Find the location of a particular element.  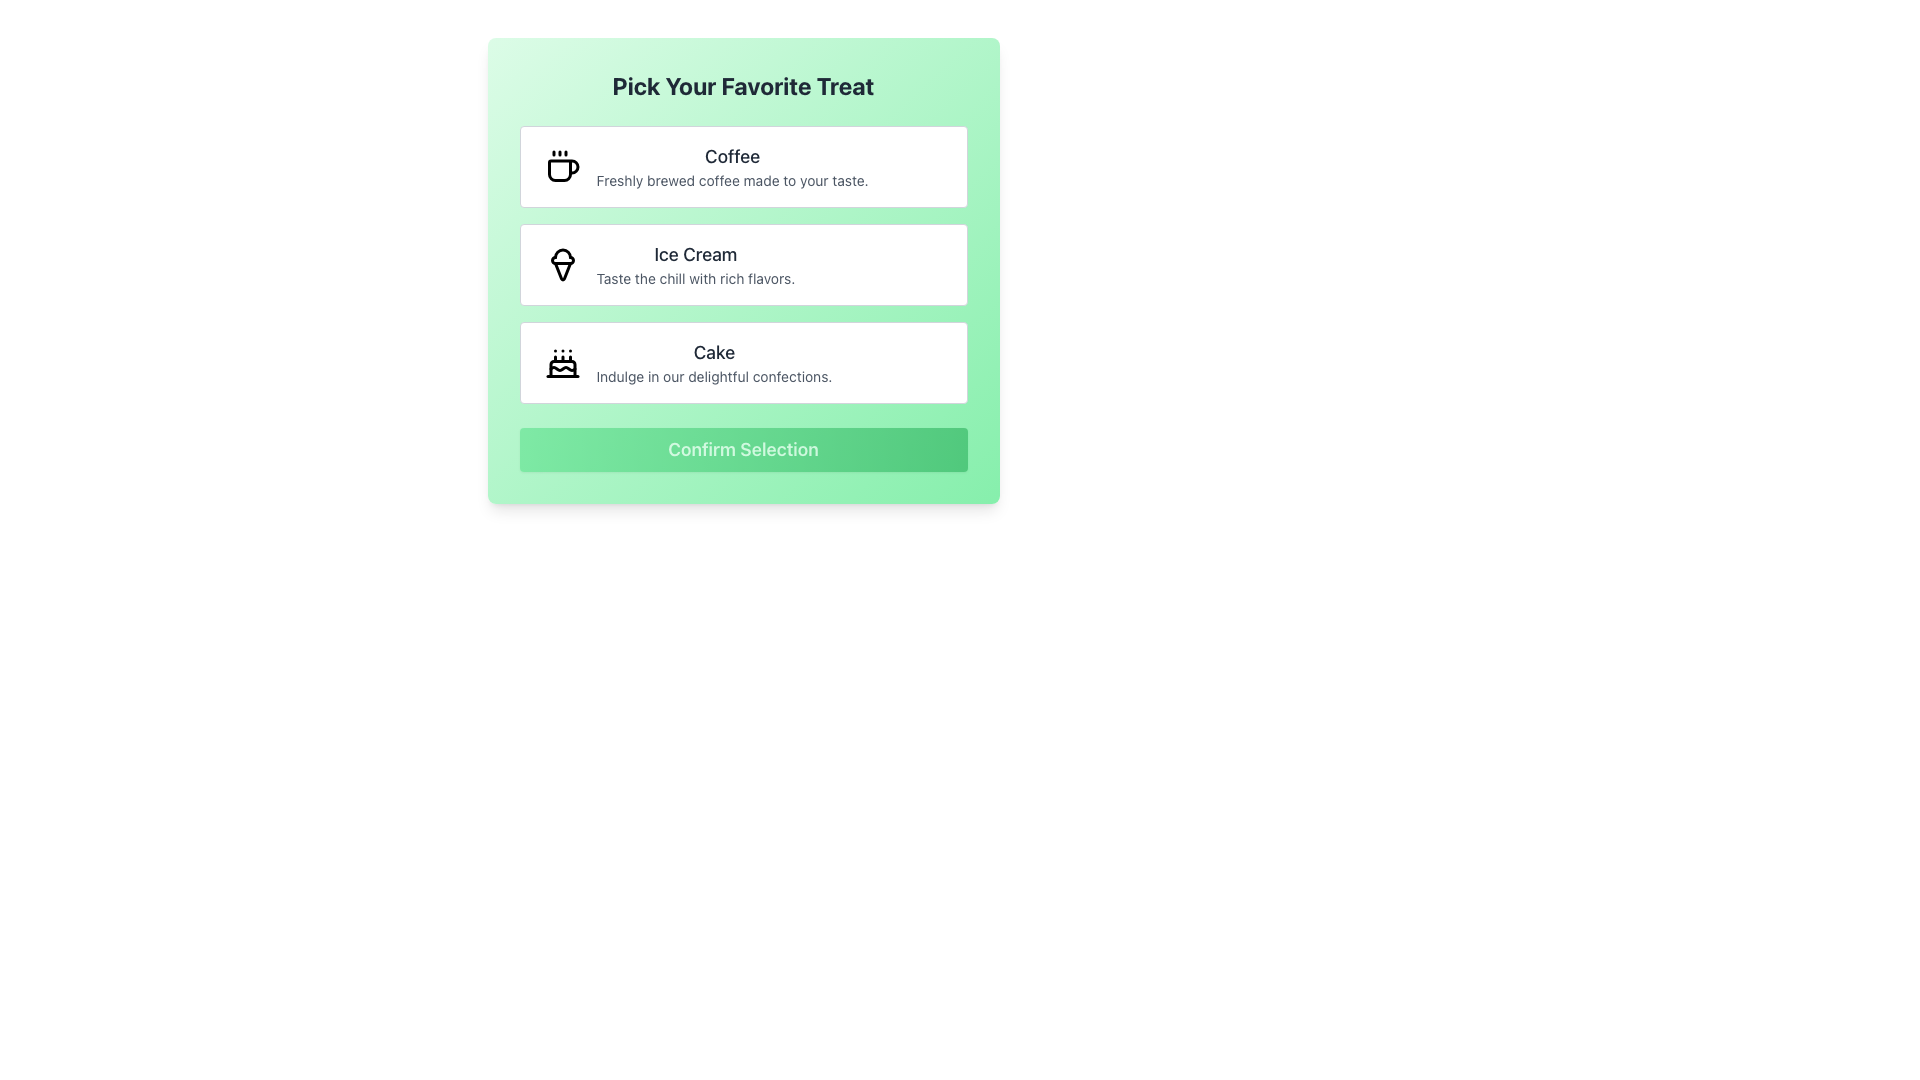

the Text Display element that contains the word 'Cake' in a larger, bold font and the phrase 'Indulge in our delightful confections.' in a smaller font, positioned centrally among the options is located at coordinates (714, 362).